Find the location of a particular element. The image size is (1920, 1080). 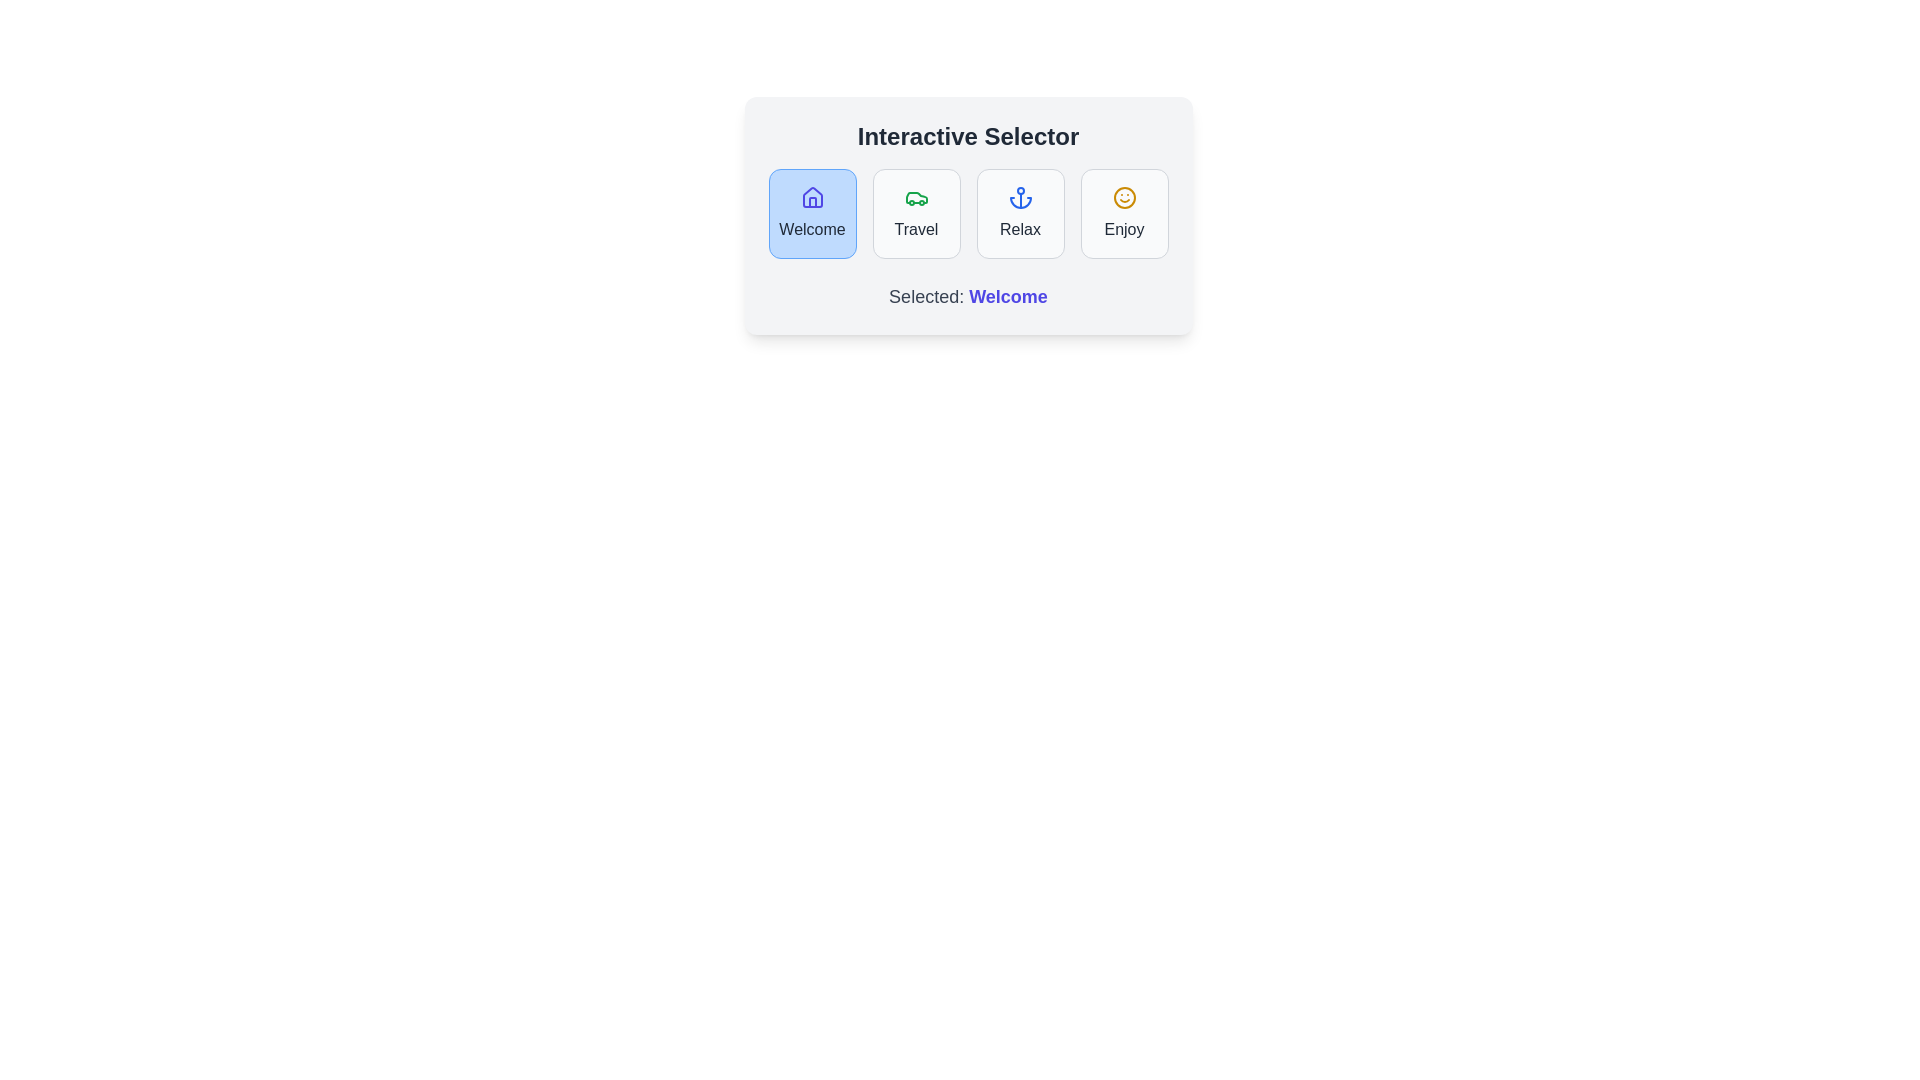

the interactive card labeled 'Enjoy' is located at coordinates (1124, 213).